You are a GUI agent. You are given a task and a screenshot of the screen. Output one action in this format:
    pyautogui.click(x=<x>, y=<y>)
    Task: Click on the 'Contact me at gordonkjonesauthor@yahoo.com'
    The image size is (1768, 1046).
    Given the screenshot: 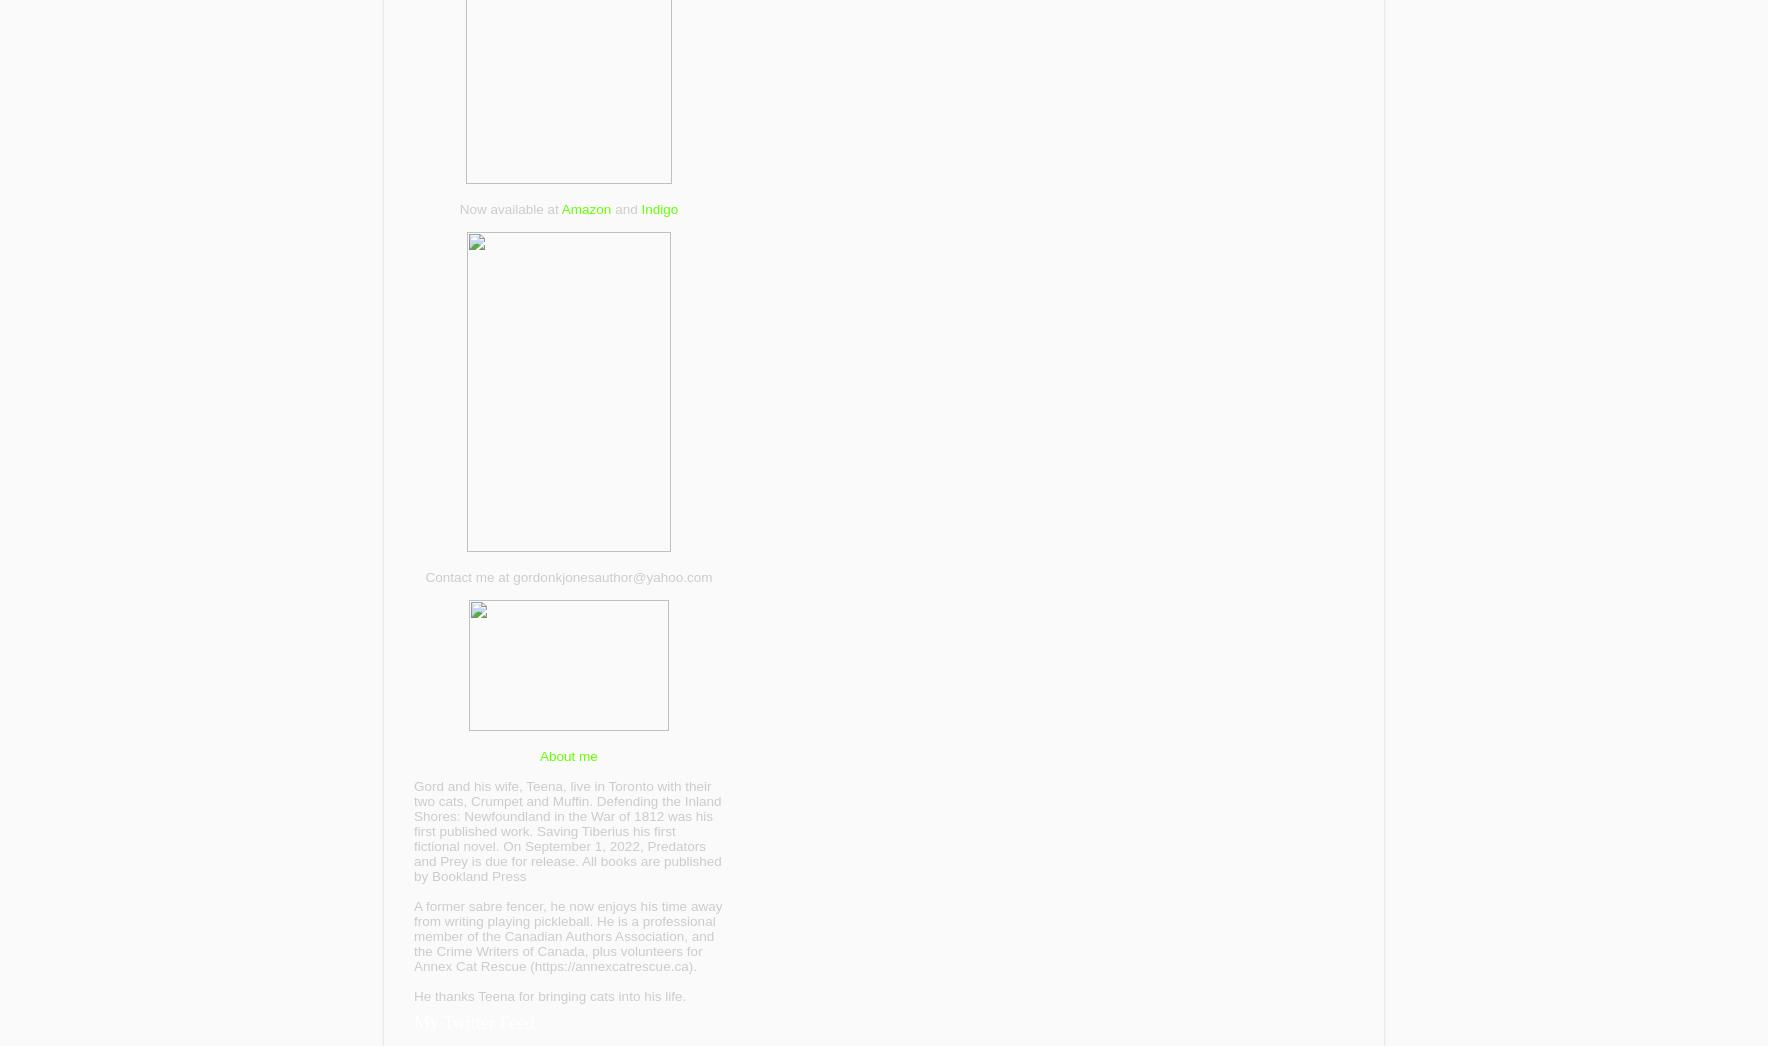 What is the action you would take?
    pyautogui.click(x=567, y=576)
    